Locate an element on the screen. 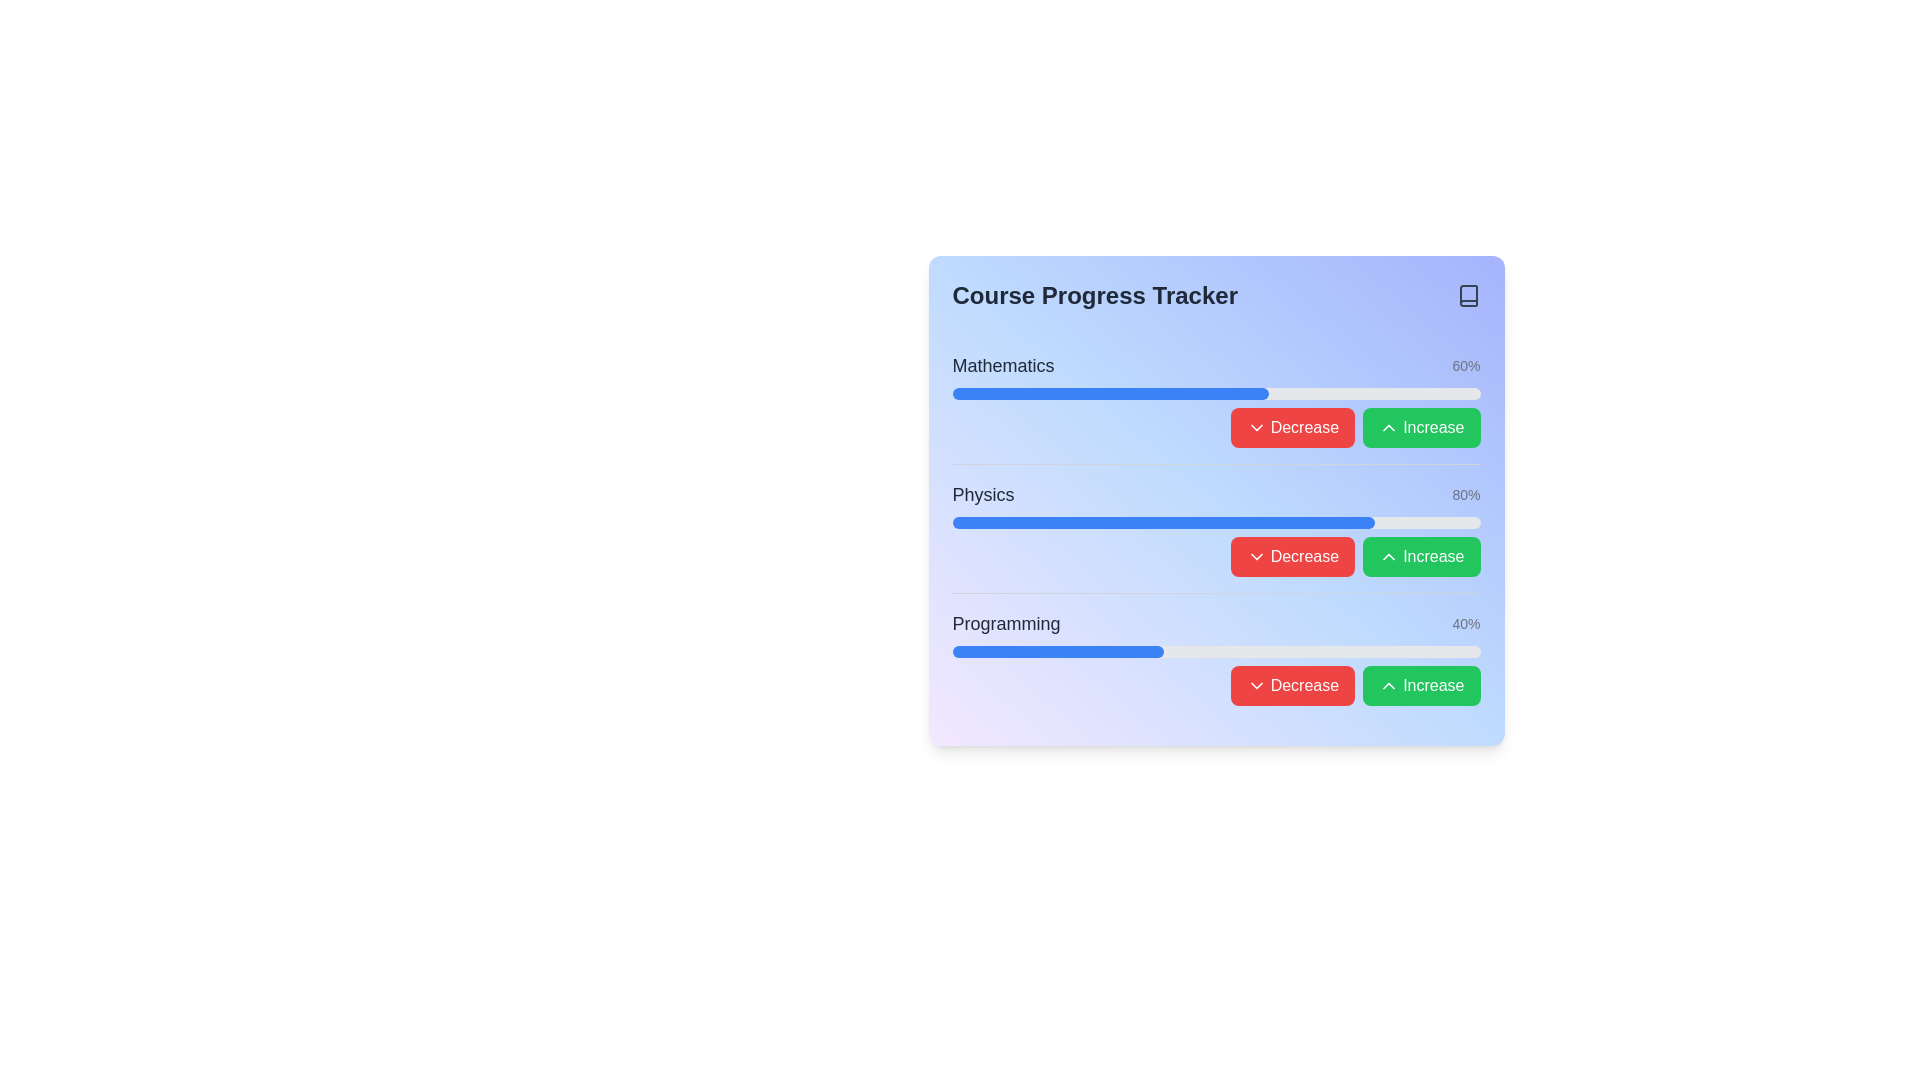 The width and height of the screenshot is (1920, 1080). percentage value displayed in the light gray text label showing '40%' on a gradient blue background, located near the right edge of the 'Programming' progress tracking row is located at coordinates (1466, 623).